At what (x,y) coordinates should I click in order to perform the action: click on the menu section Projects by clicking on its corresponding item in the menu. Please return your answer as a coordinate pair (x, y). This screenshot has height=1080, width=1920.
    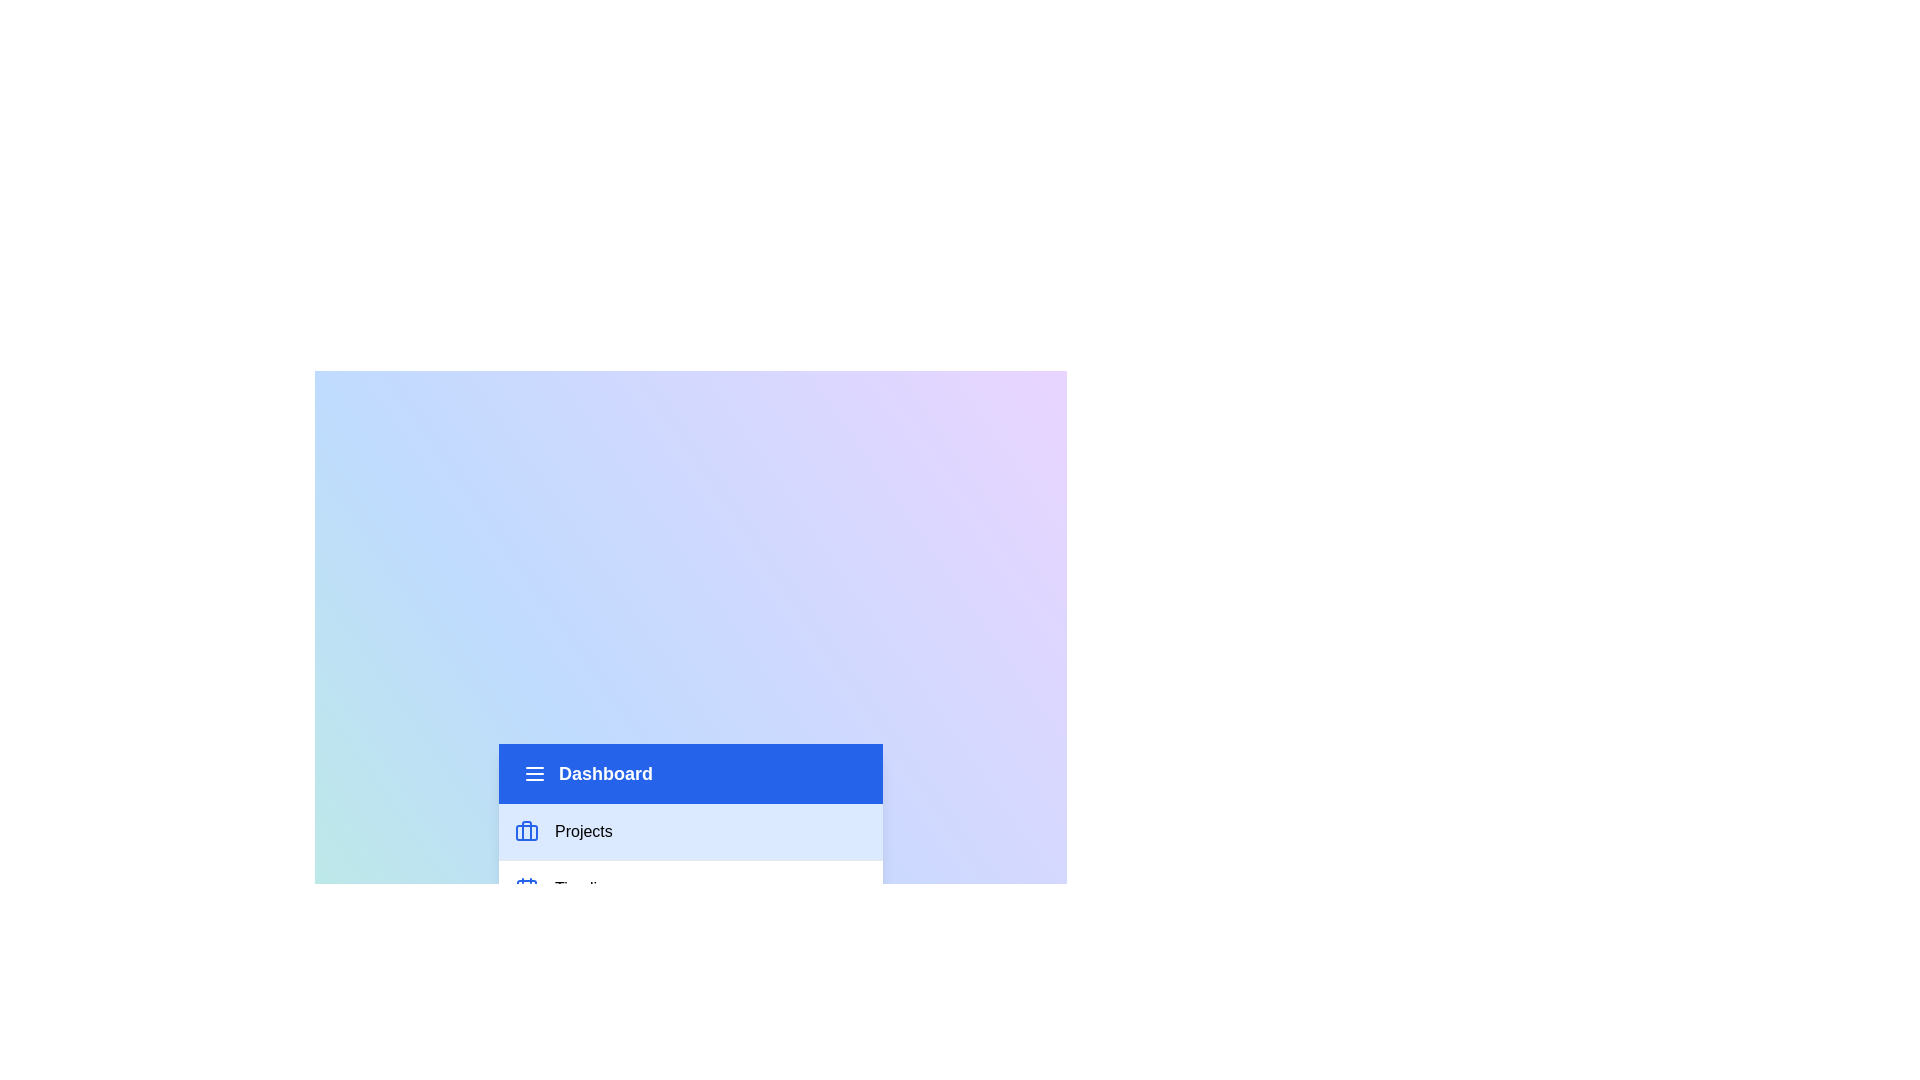
    Looking at the image, I should click on (691, 831).